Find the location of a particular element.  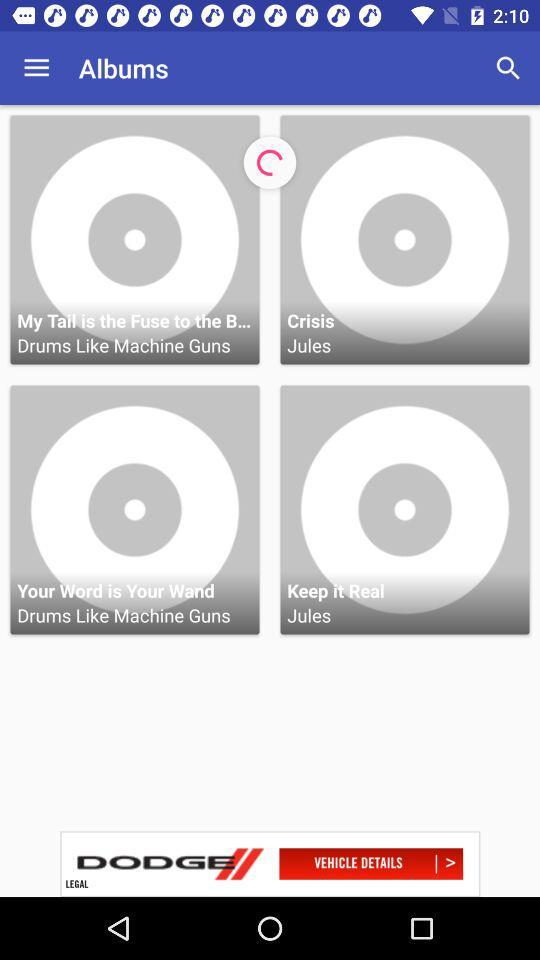

opens the advertisement is located at coordinates (270, 863).